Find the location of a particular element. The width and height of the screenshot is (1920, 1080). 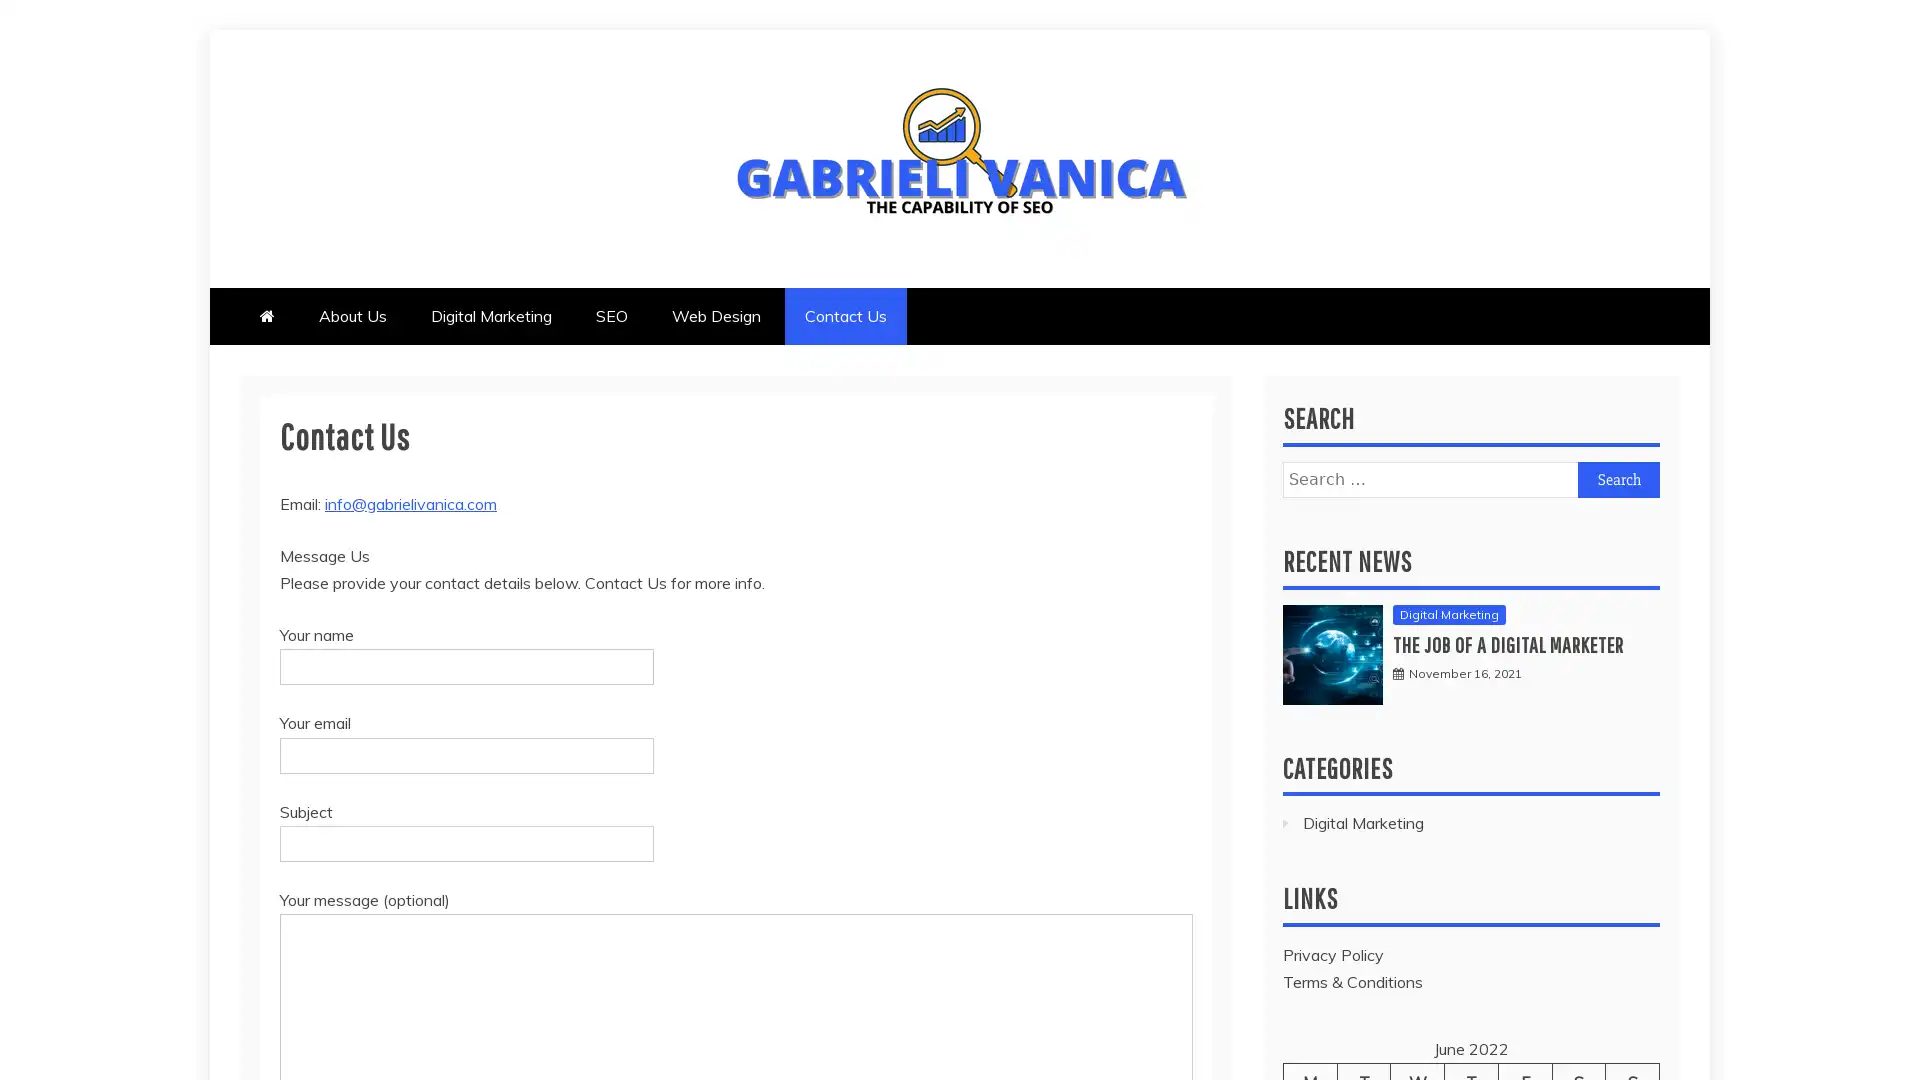

Search is located at coordinates (1618, 478).